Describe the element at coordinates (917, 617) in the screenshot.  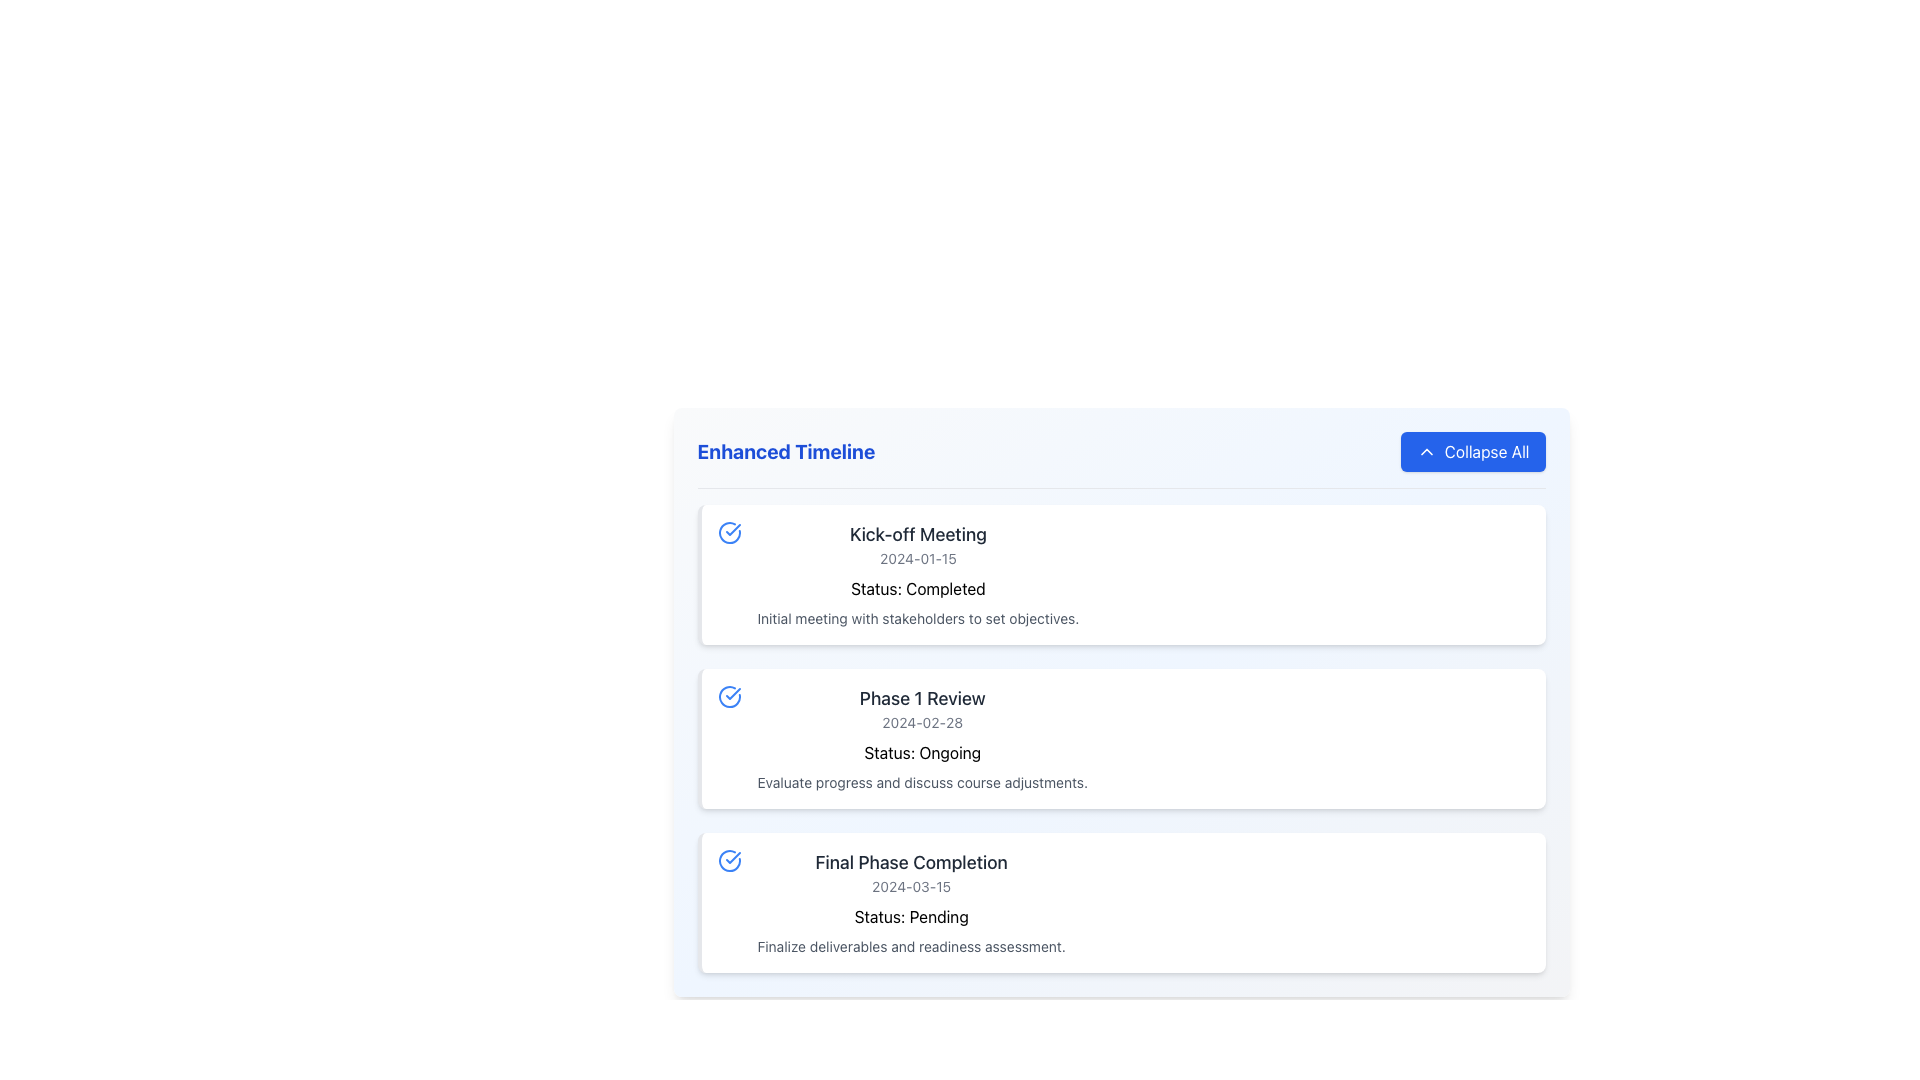
I see `static text that displays 'Initial meeting with stakeholders to set objectives.' located under the 'Kick-off Meeting' group` at that location.